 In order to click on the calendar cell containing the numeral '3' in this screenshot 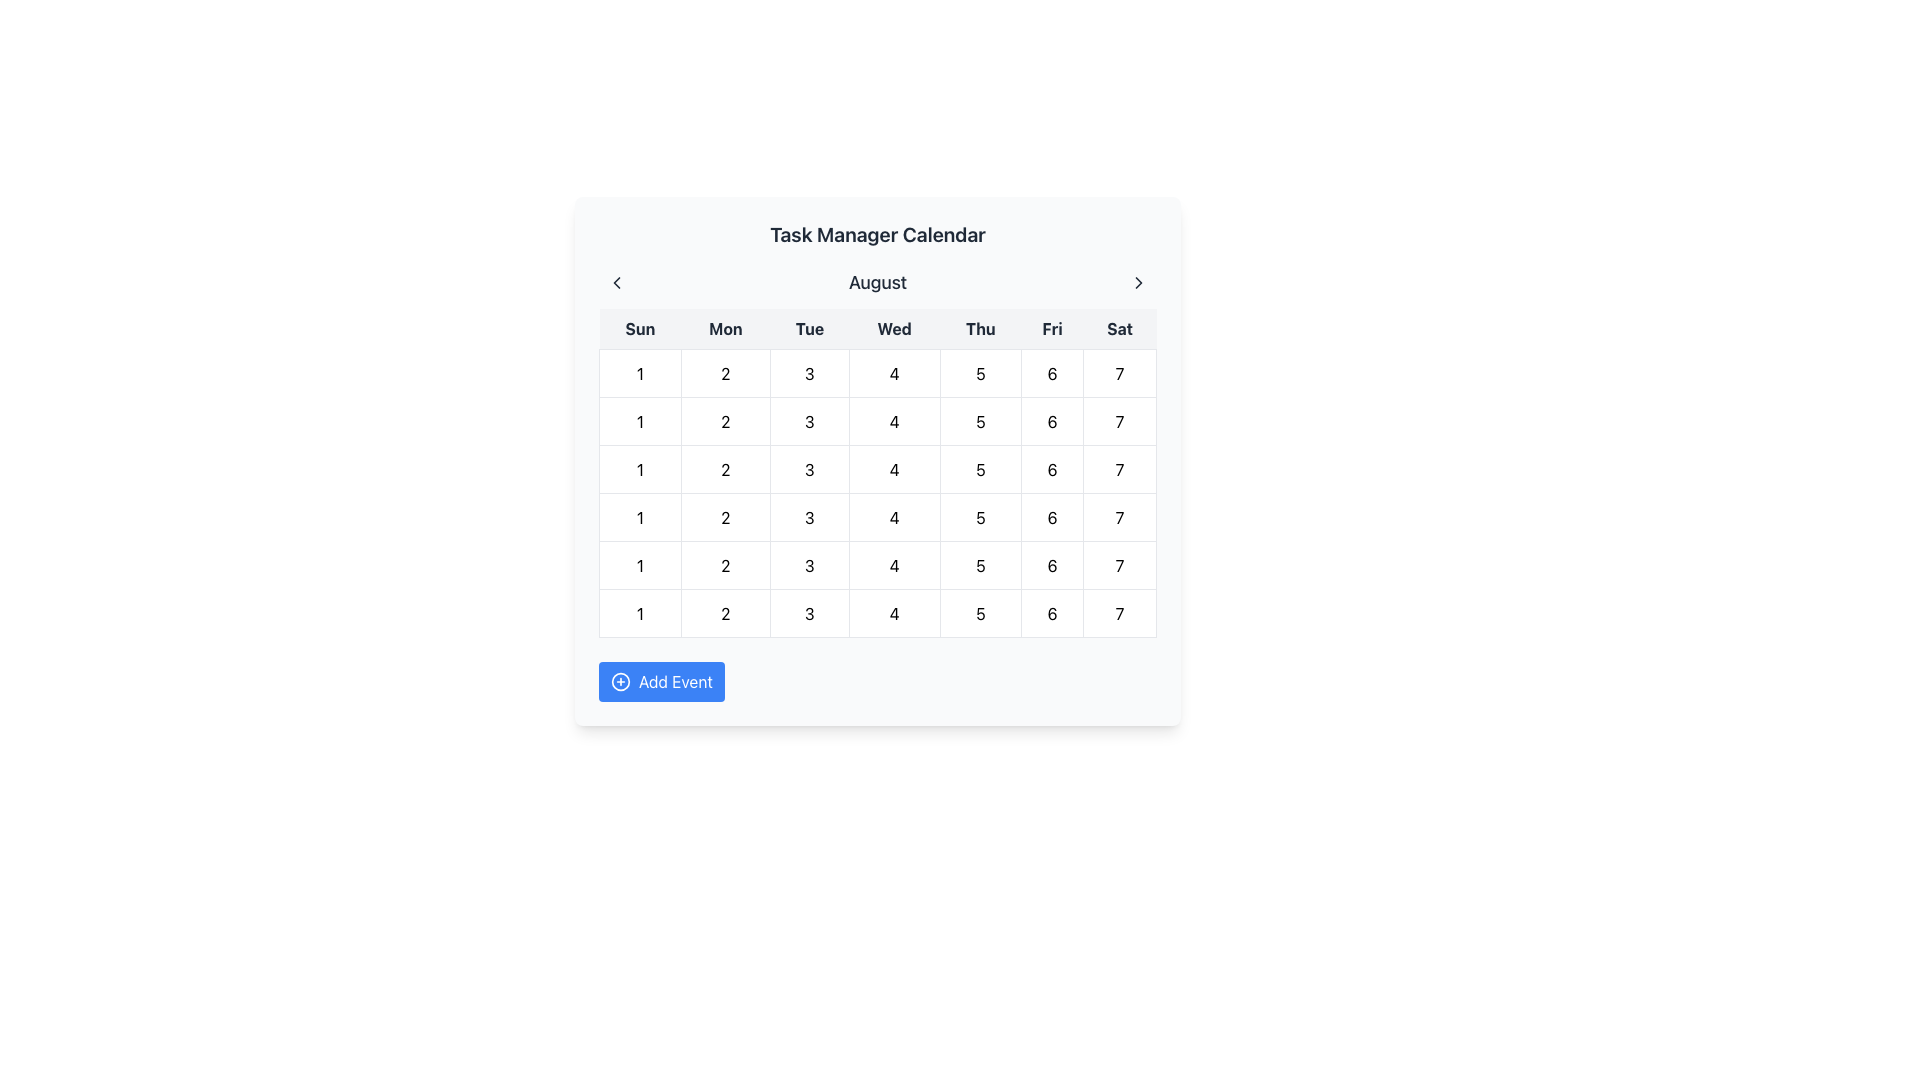, I will do `click(809, 516)`.